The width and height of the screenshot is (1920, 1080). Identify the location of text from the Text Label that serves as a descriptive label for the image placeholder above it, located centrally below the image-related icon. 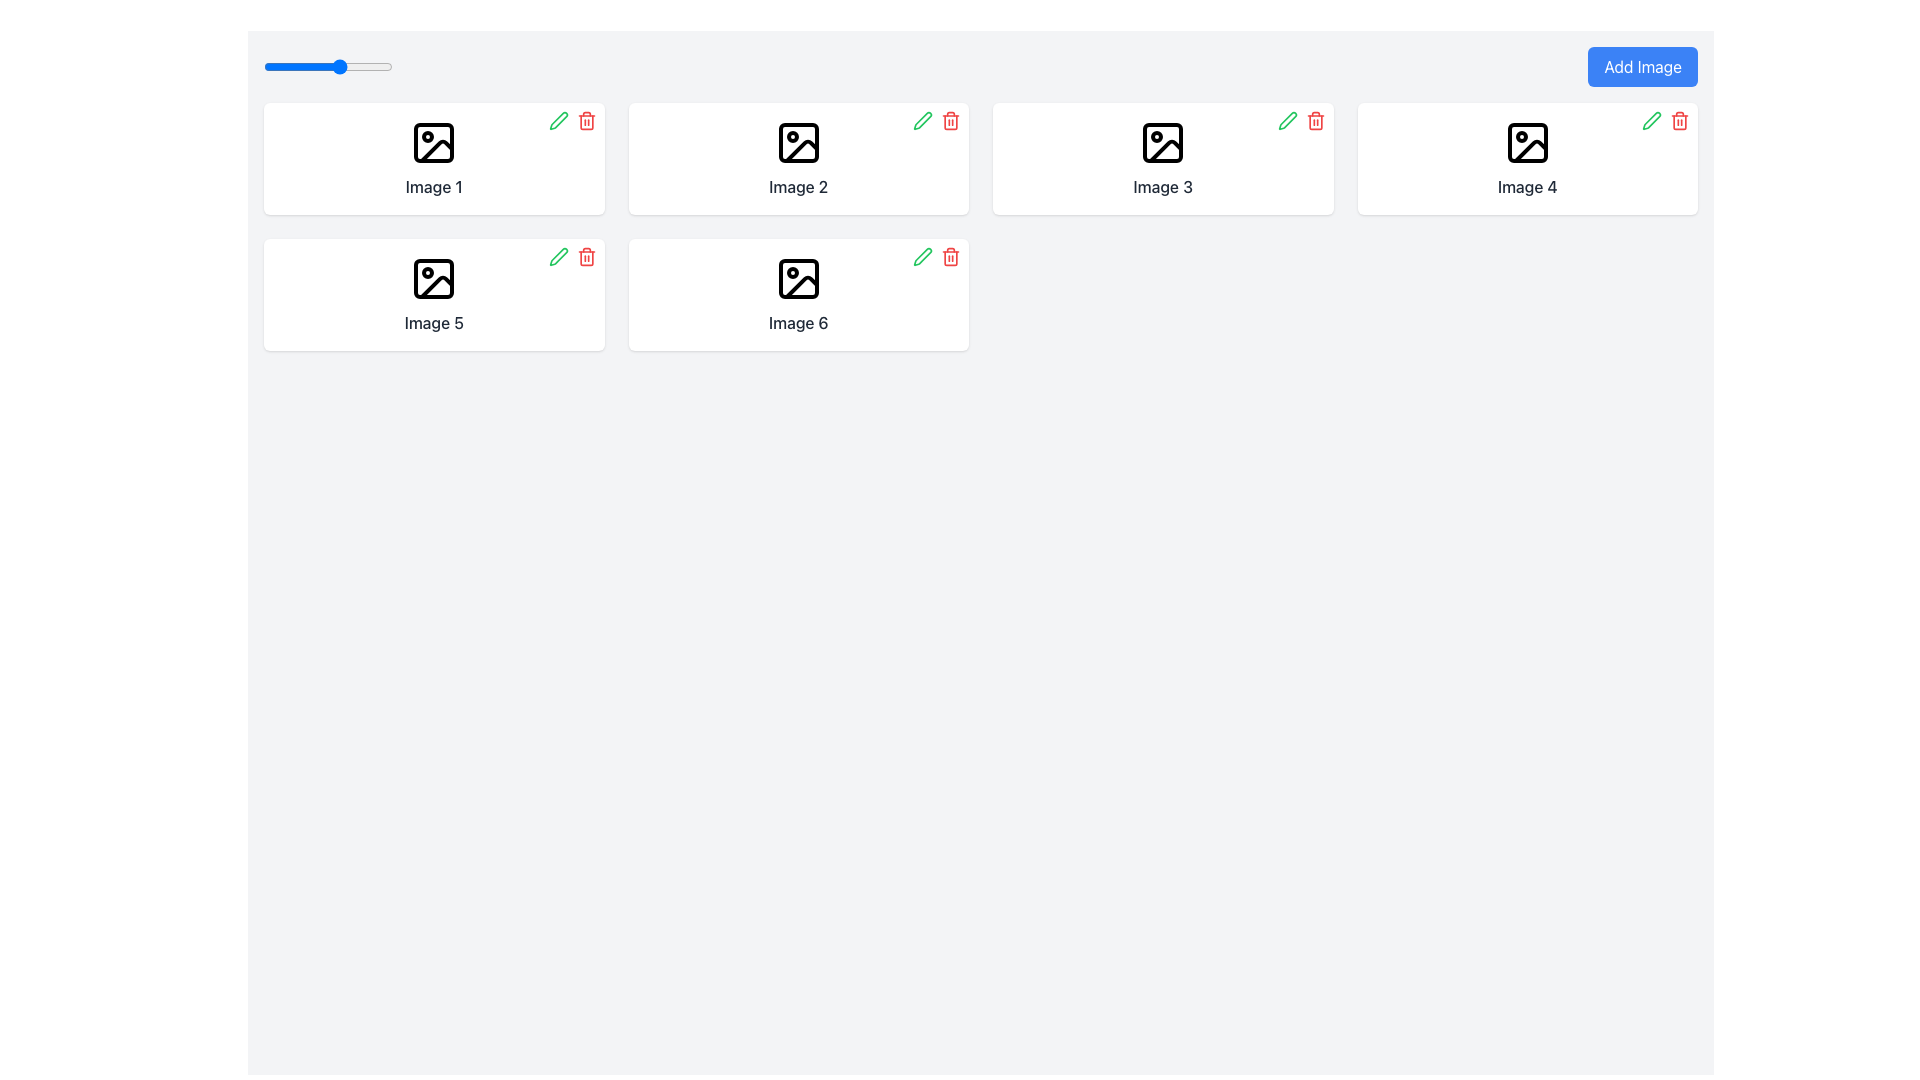
(797, 186).